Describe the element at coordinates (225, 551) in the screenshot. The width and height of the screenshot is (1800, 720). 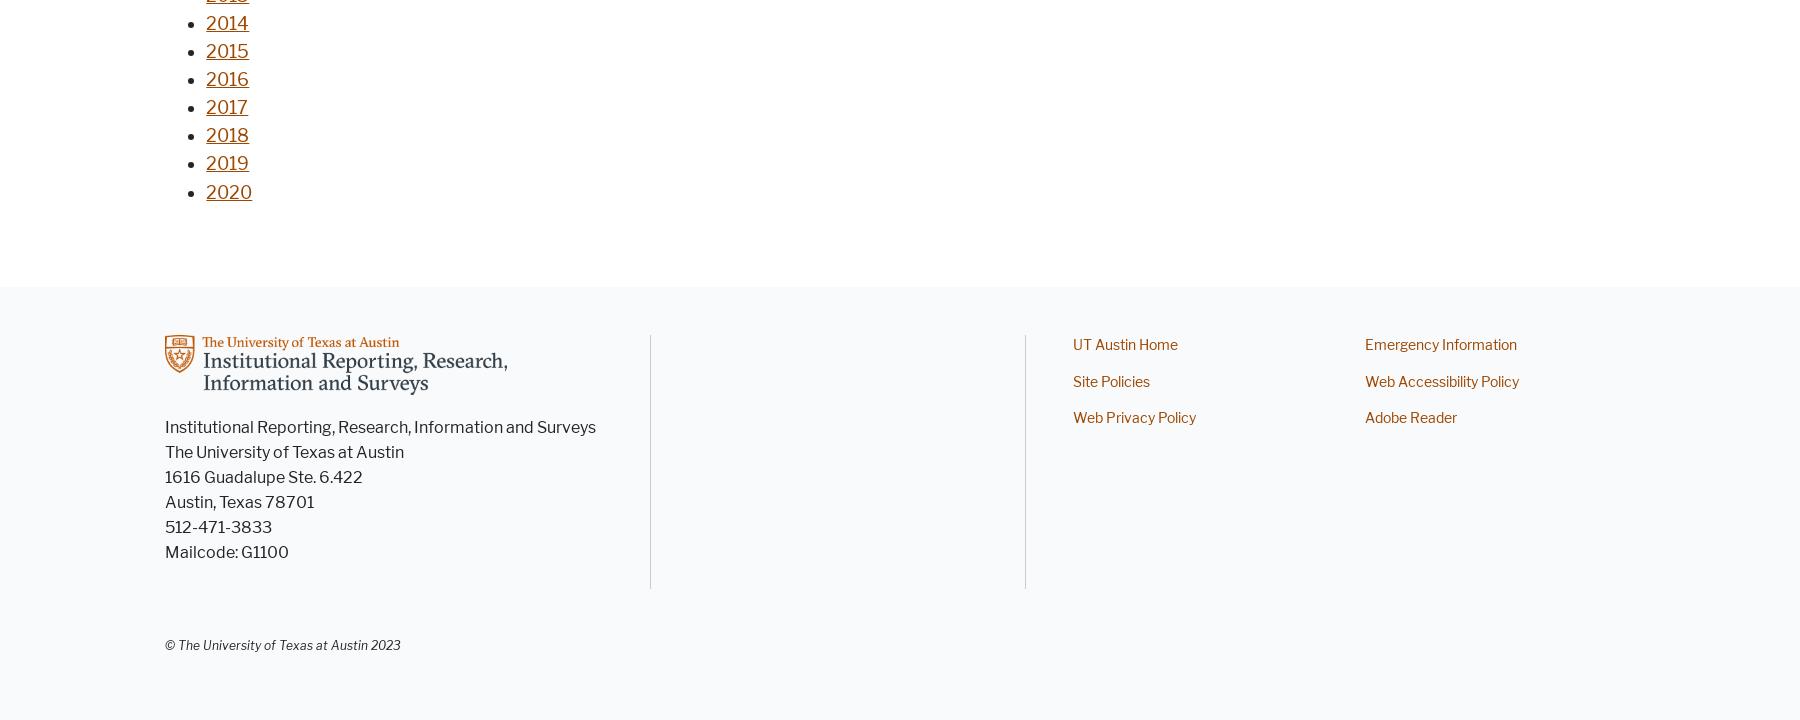
I see `'Mailcode: G1100'` at that location.